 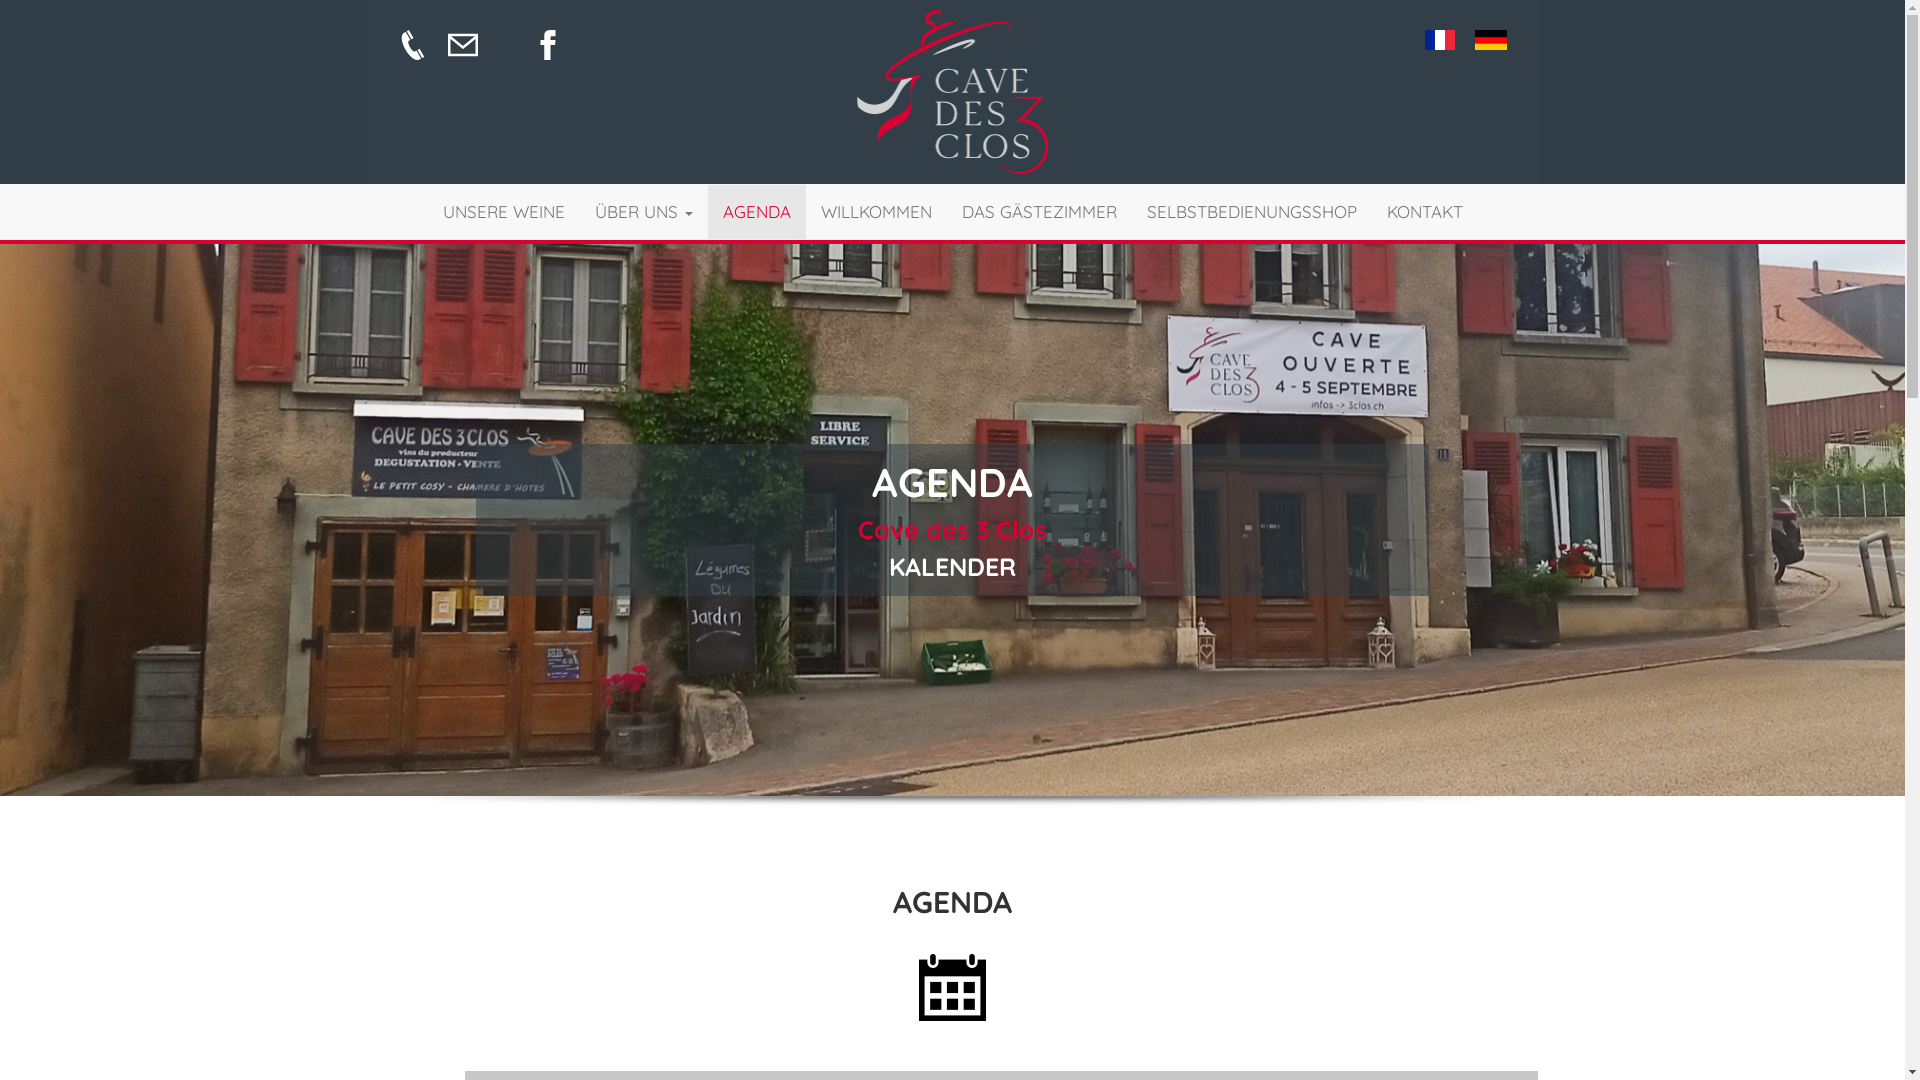 What do you see at coordinates (504, 212) in the screenshot?
I see `'UNSERE WEINE'` at bounding box center [504, 212].